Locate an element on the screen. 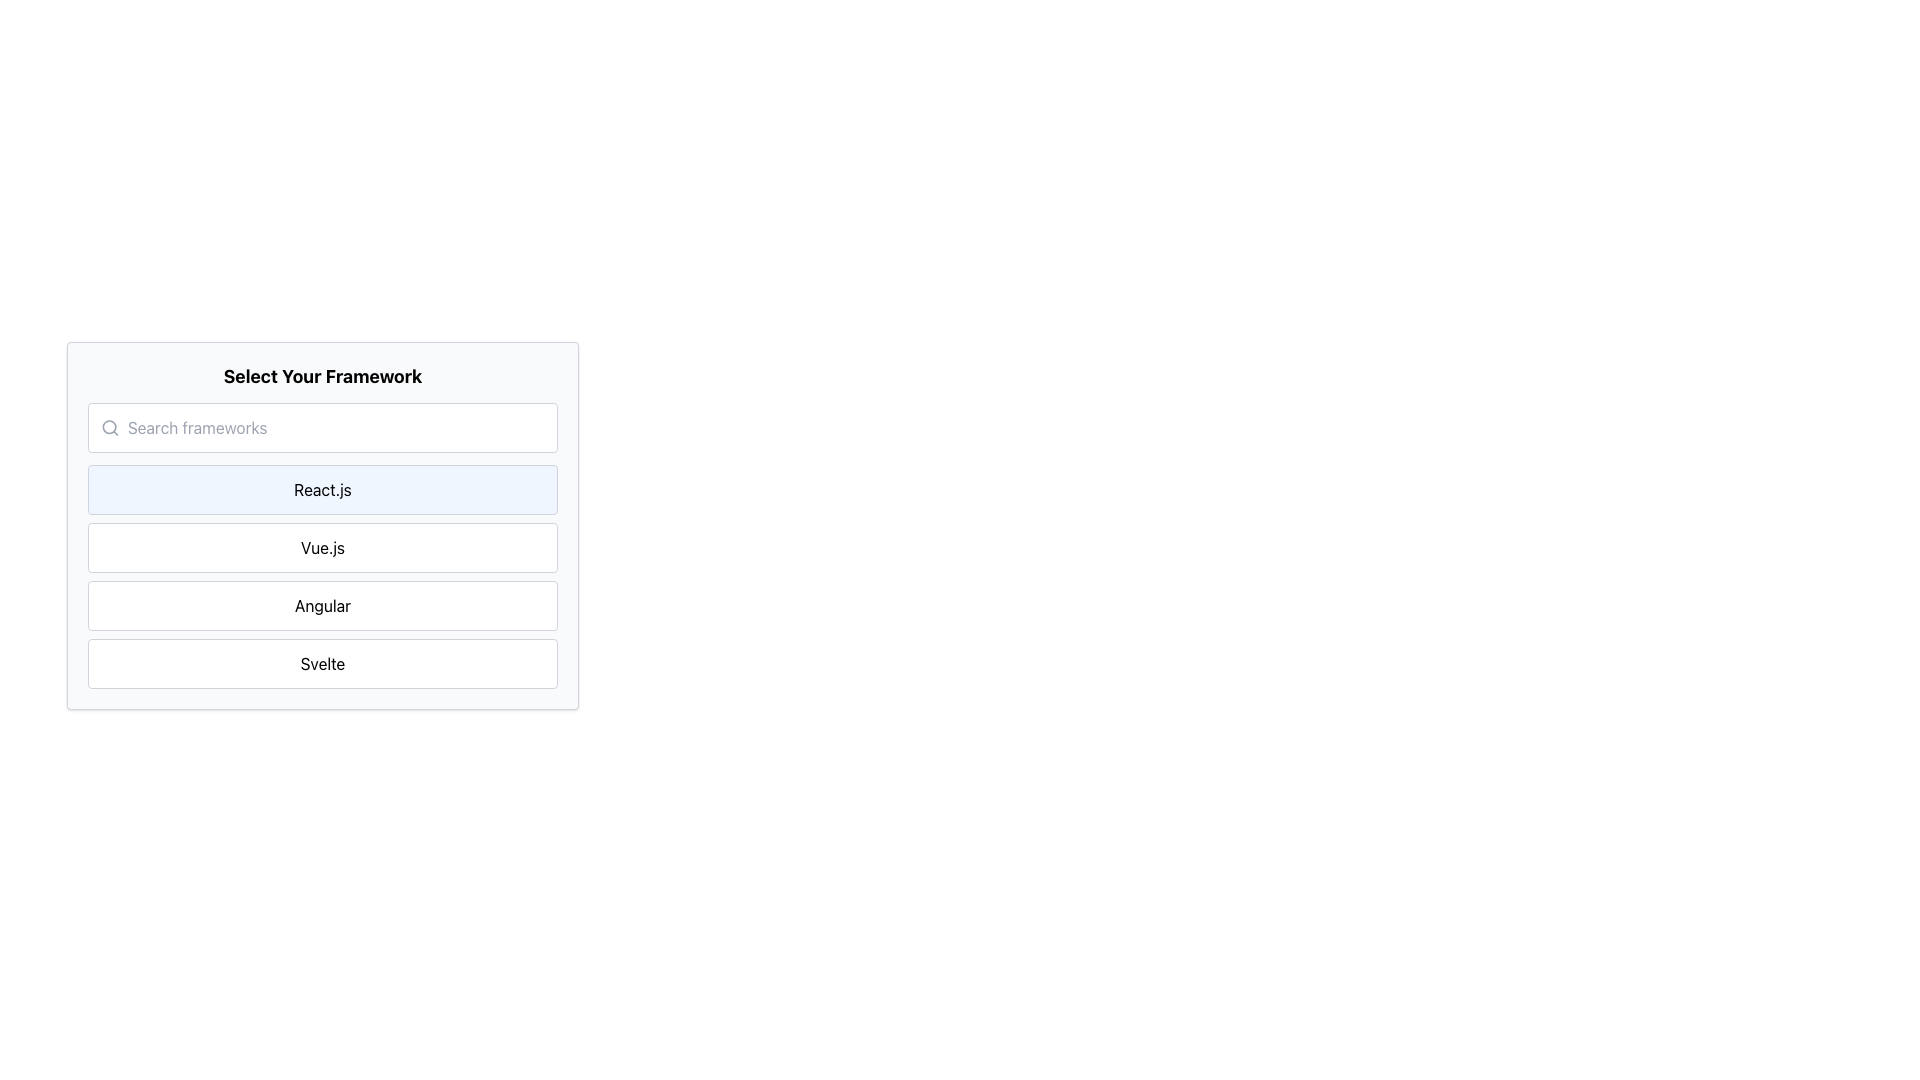 The image size is (1920, 1080). the 'Angular' button located in the centered box labeled 'Select Your Framework', which is the third item in the list of selectable framework options is located at coordinates (322, 604).